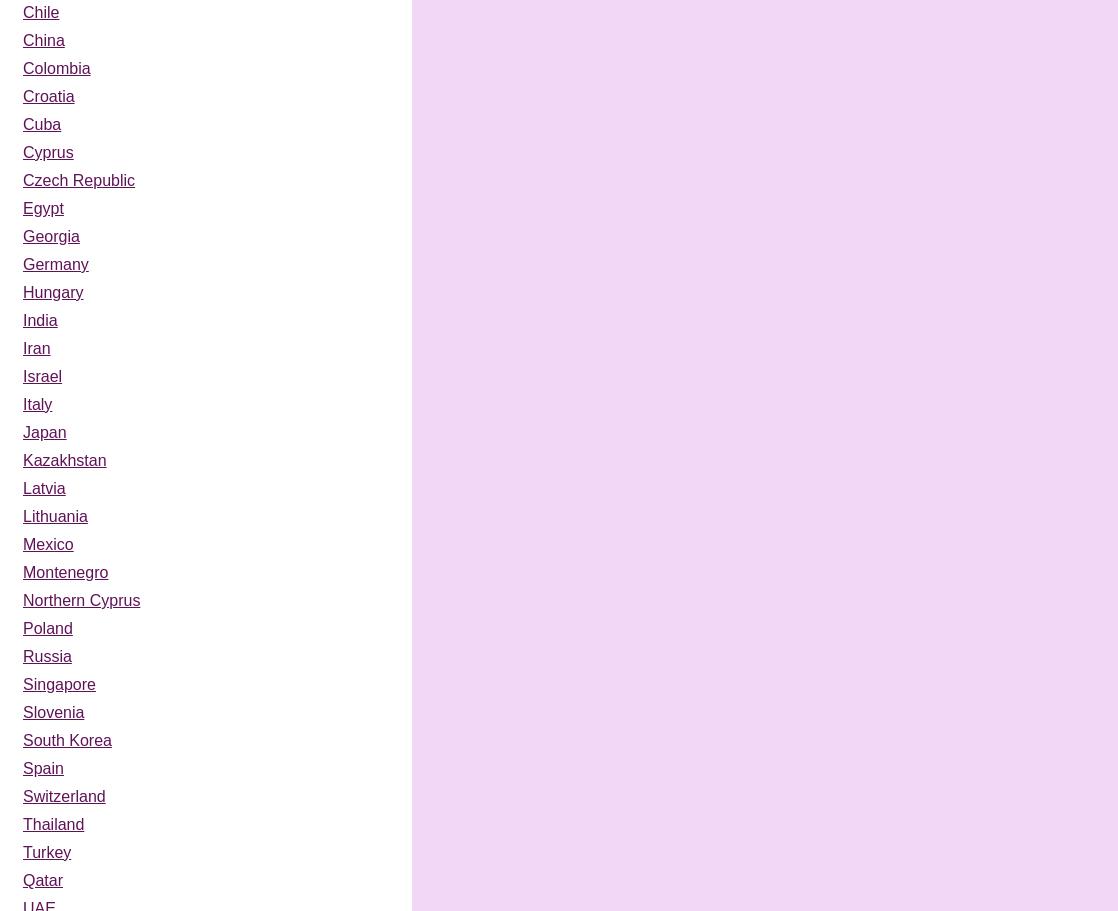 This screenshot has width=1118, height=911. I want to click on 'Mexico', so click(47, 543).